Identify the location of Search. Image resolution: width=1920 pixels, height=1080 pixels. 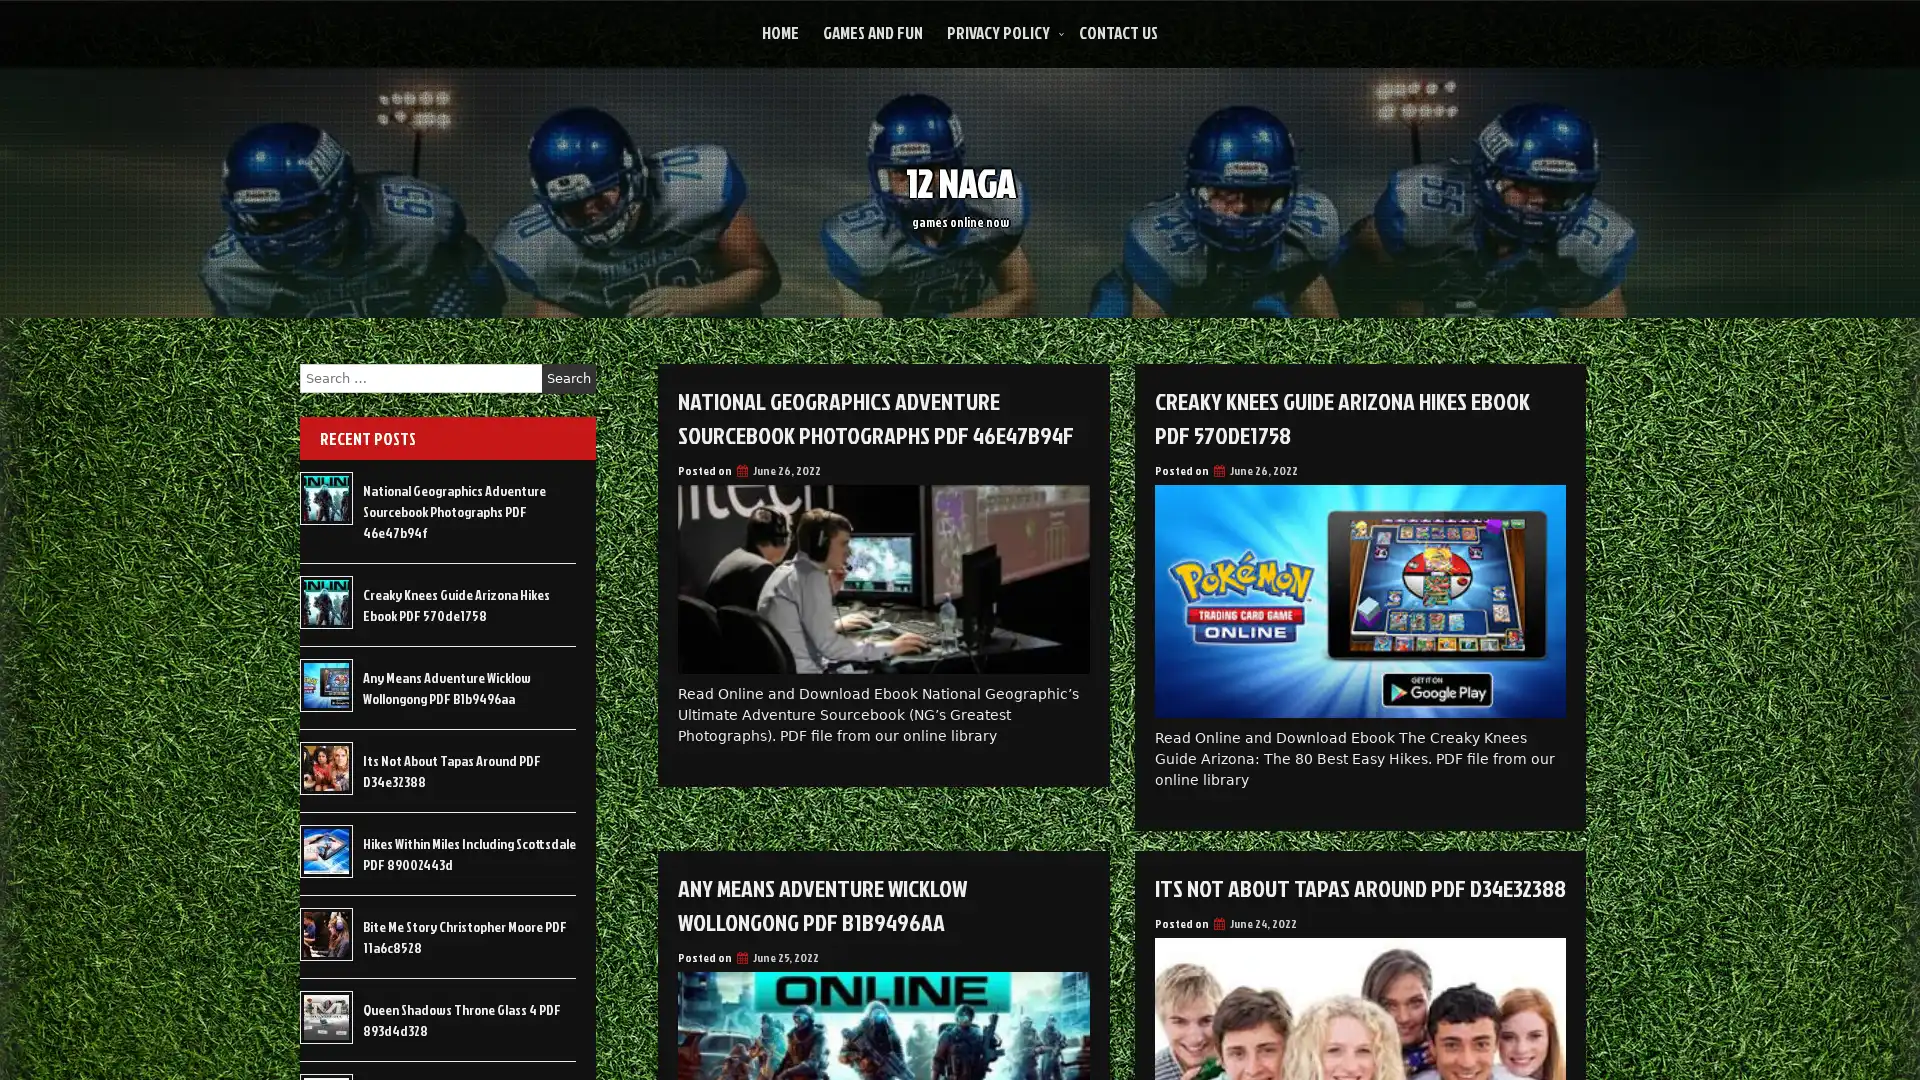
(568, 378).